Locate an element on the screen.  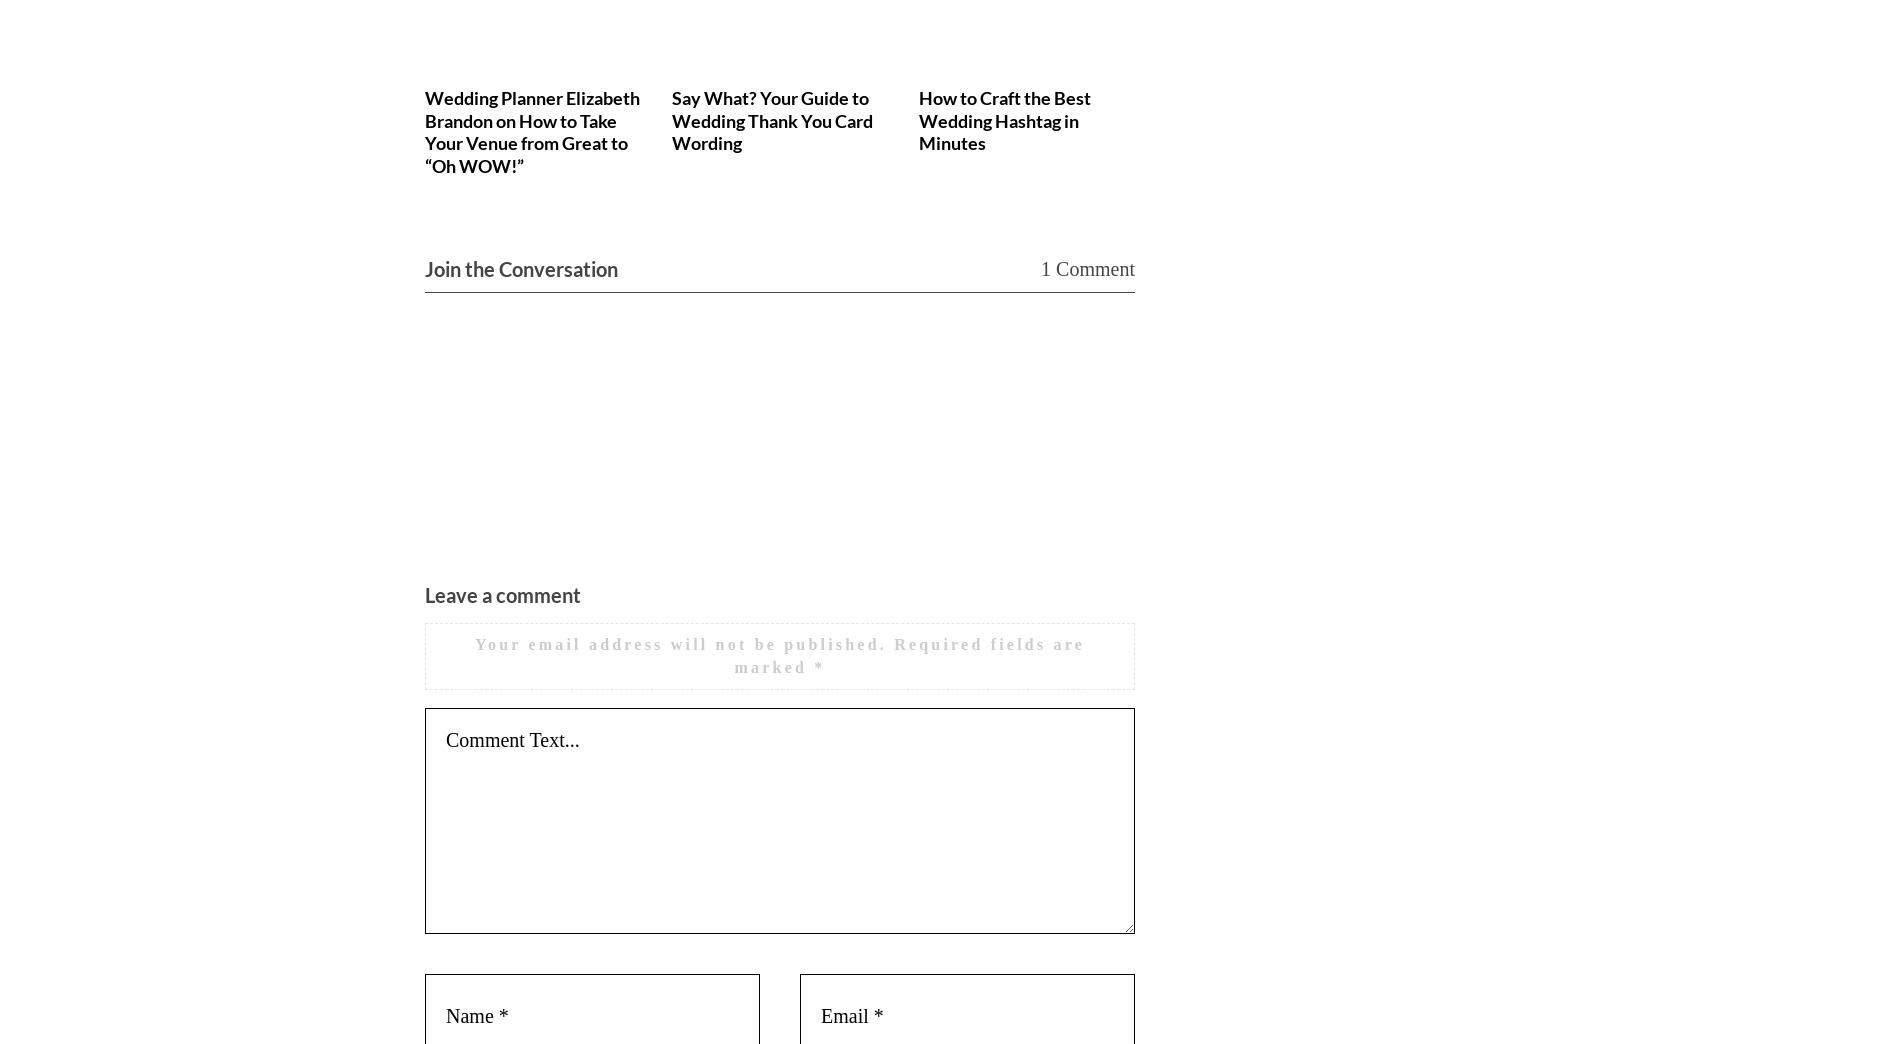
'Required fields are marked' is located at coordinates (908, 654).